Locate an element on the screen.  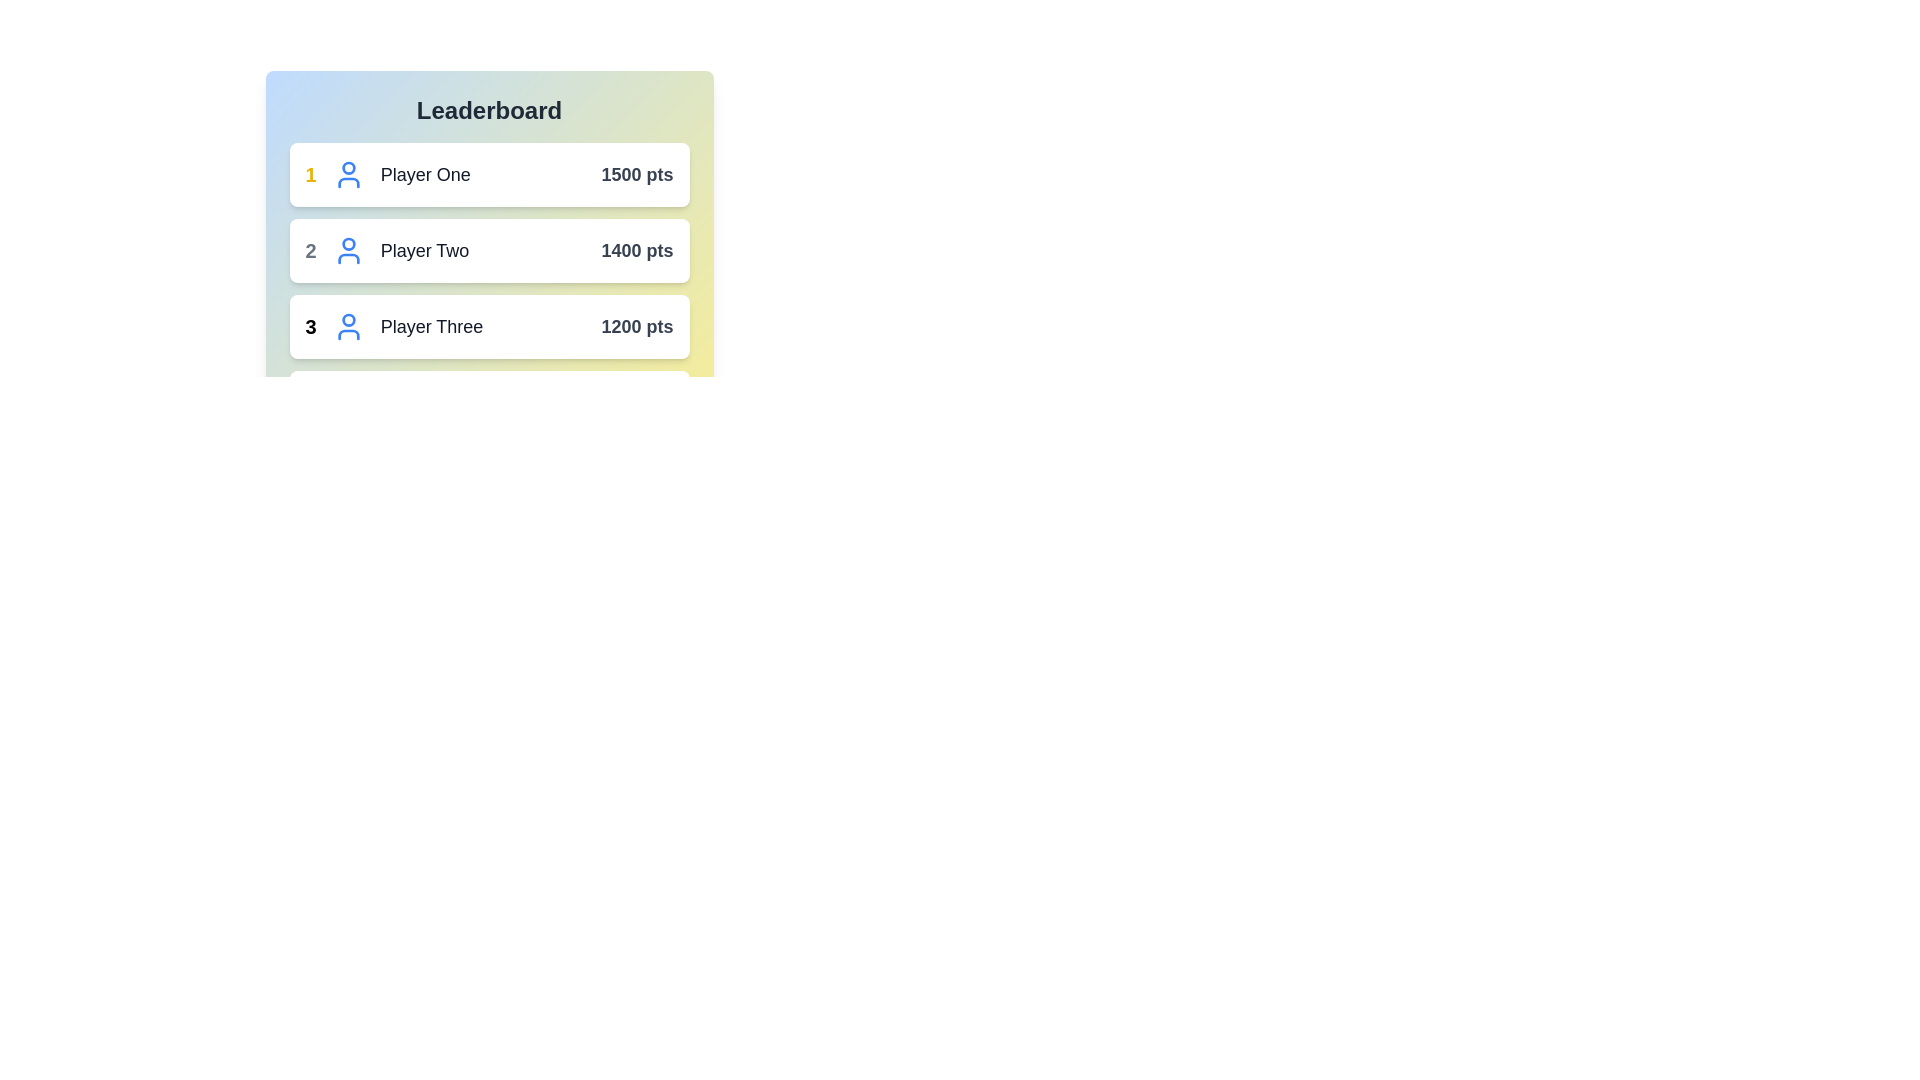
the leaderboard entry for Player Three to open the context menu is located at coordinates (489, 326).